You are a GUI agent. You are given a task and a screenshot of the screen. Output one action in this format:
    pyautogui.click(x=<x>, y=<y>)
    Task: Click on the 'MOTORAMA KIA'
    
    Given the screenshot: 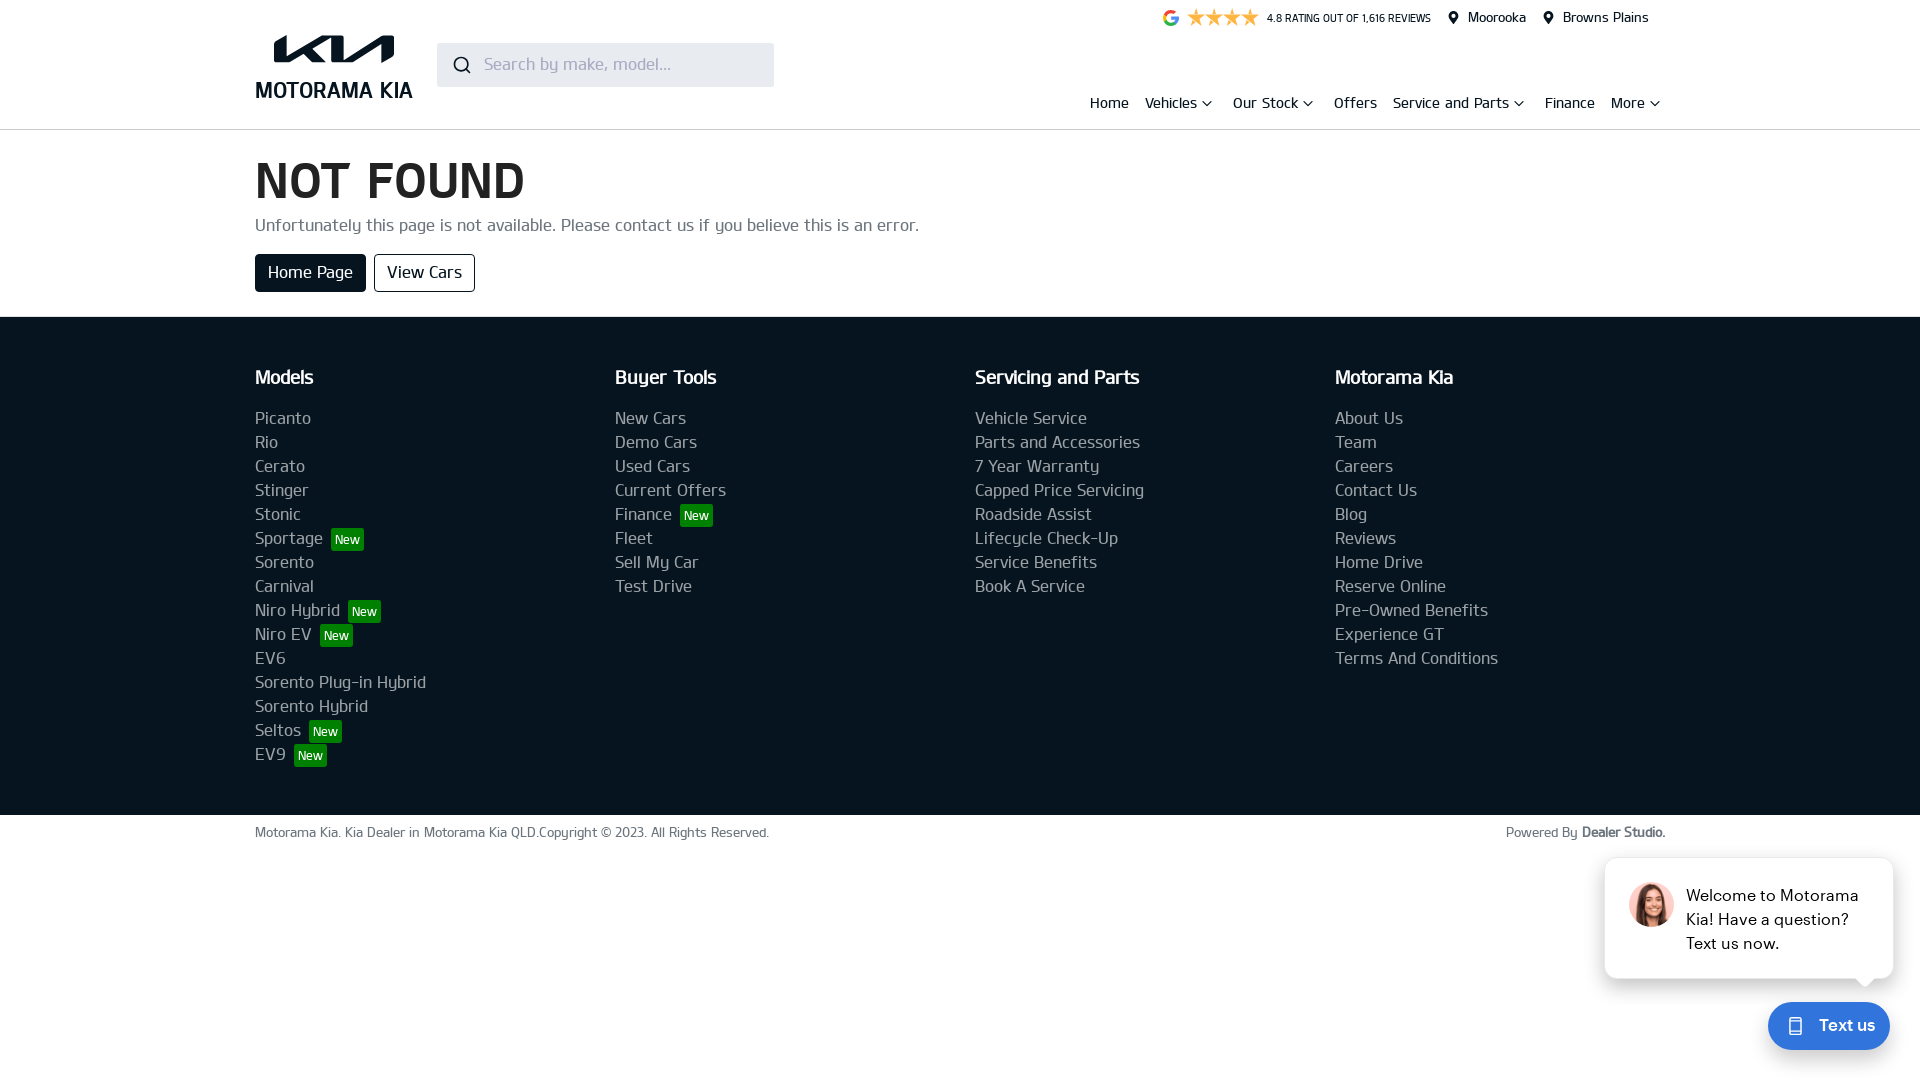 What is the action you would take?
    pyautogui.click(x=334, y=63)
    